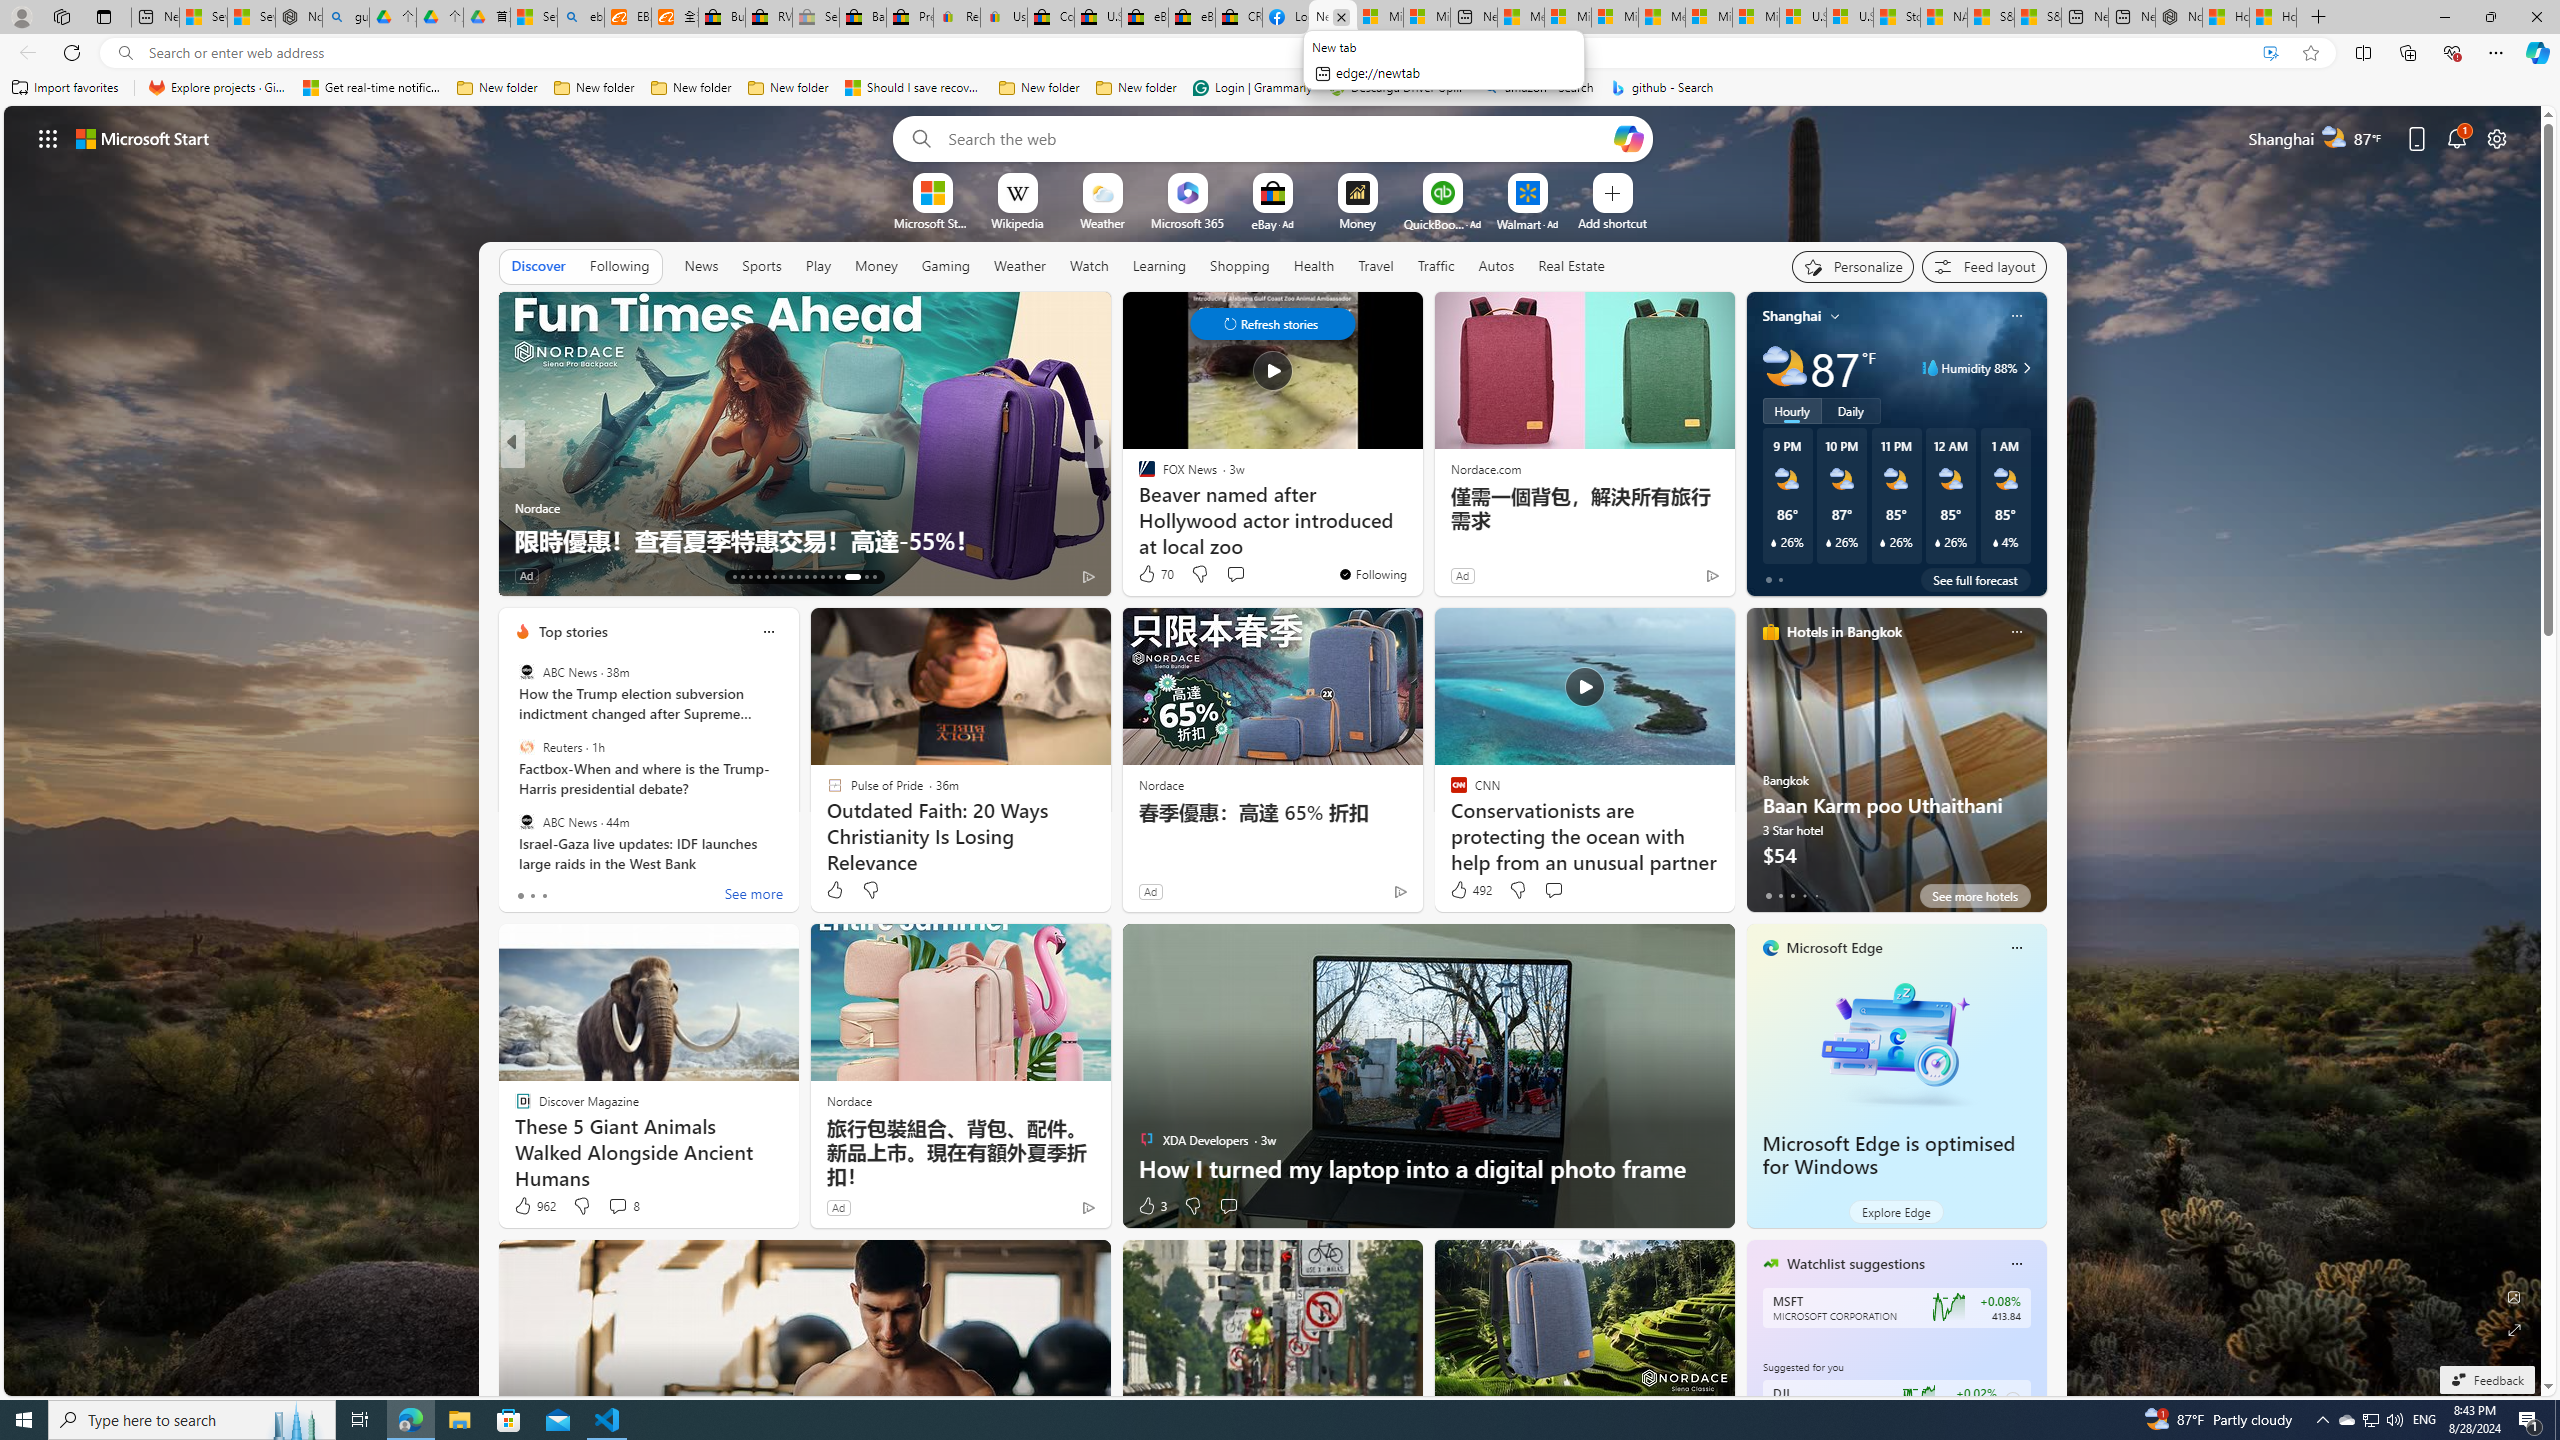 This screenshot has height=1440, width=2560. What do you see at coordinates (1843, 631) in the screenshot?
I see `'Hotels in Bangkok'` at bounding box center [1843, 631].